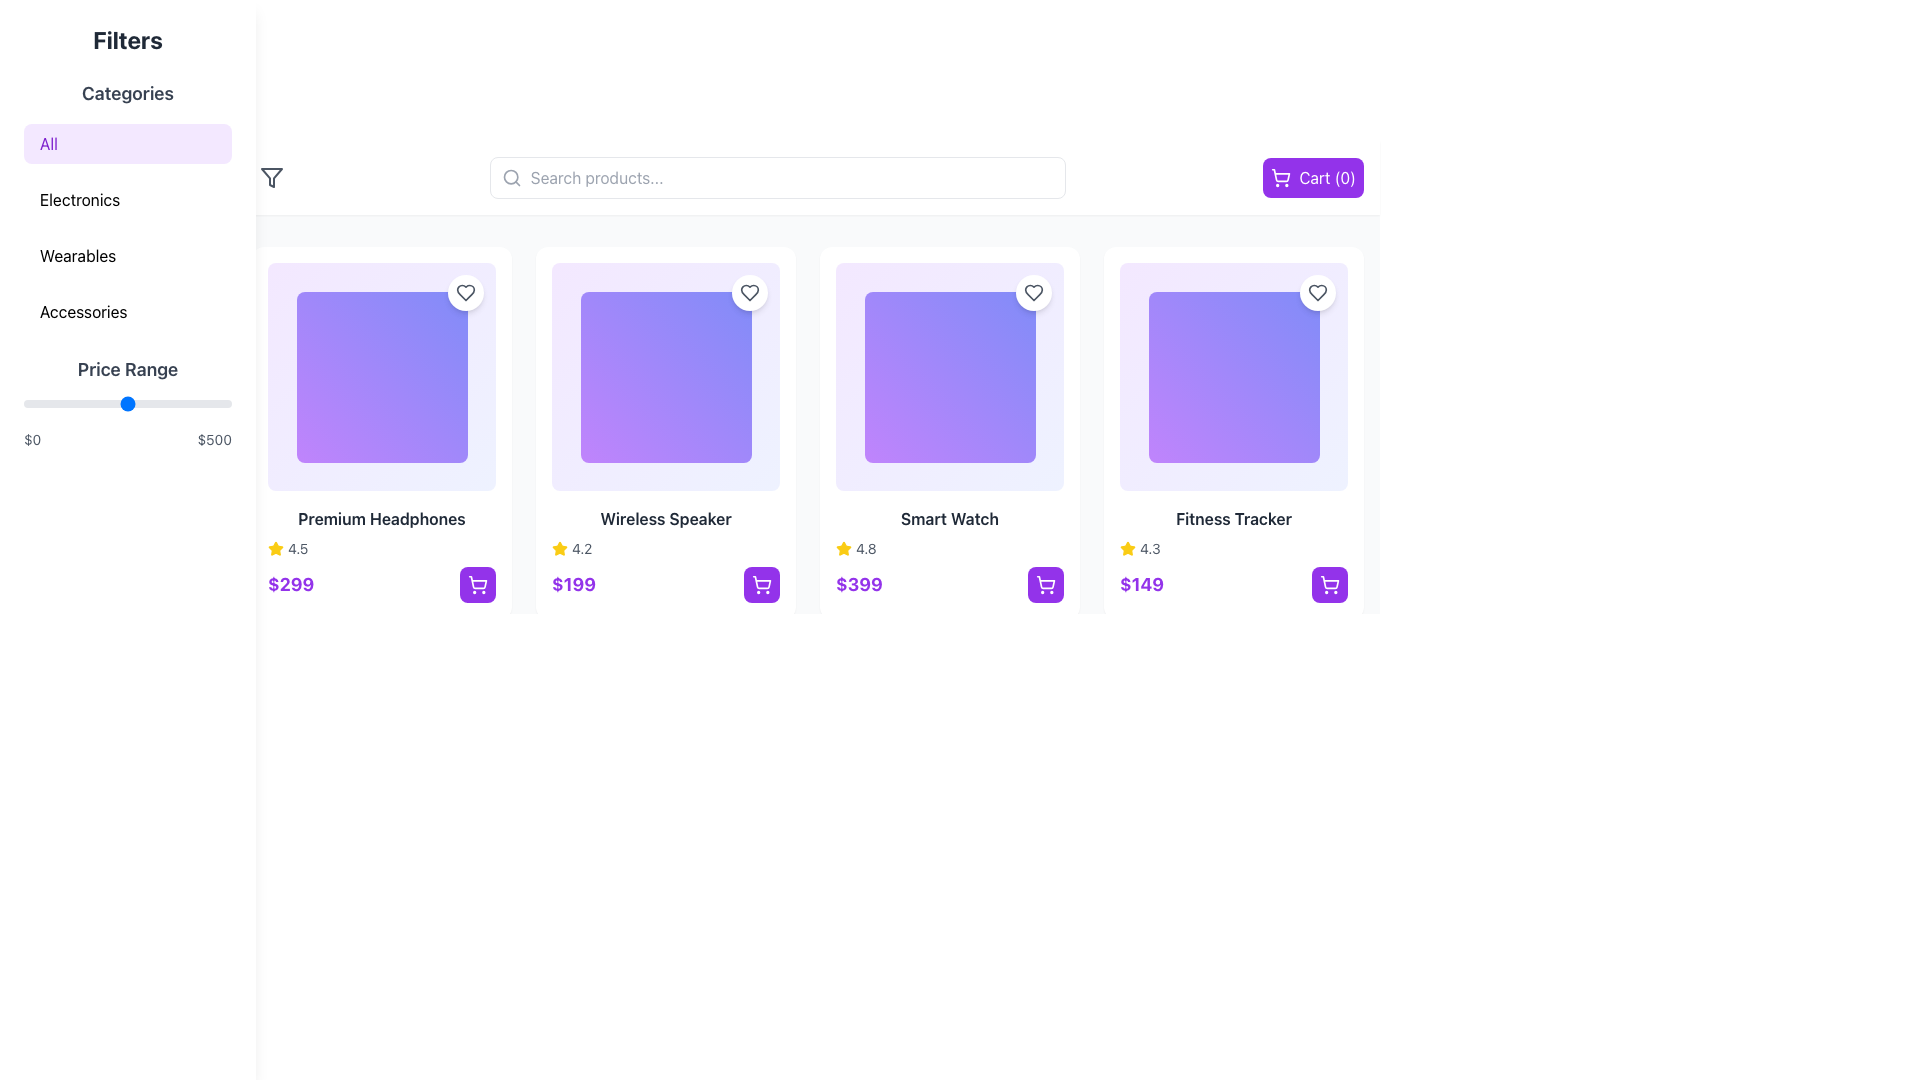 This screenshot has width=1920, height=1080. Describe the element at coordinates (748, 293) in the screenshot. I see `the heart icon in the top-right corner of the 'Wireless Speaker' product card` at that location.